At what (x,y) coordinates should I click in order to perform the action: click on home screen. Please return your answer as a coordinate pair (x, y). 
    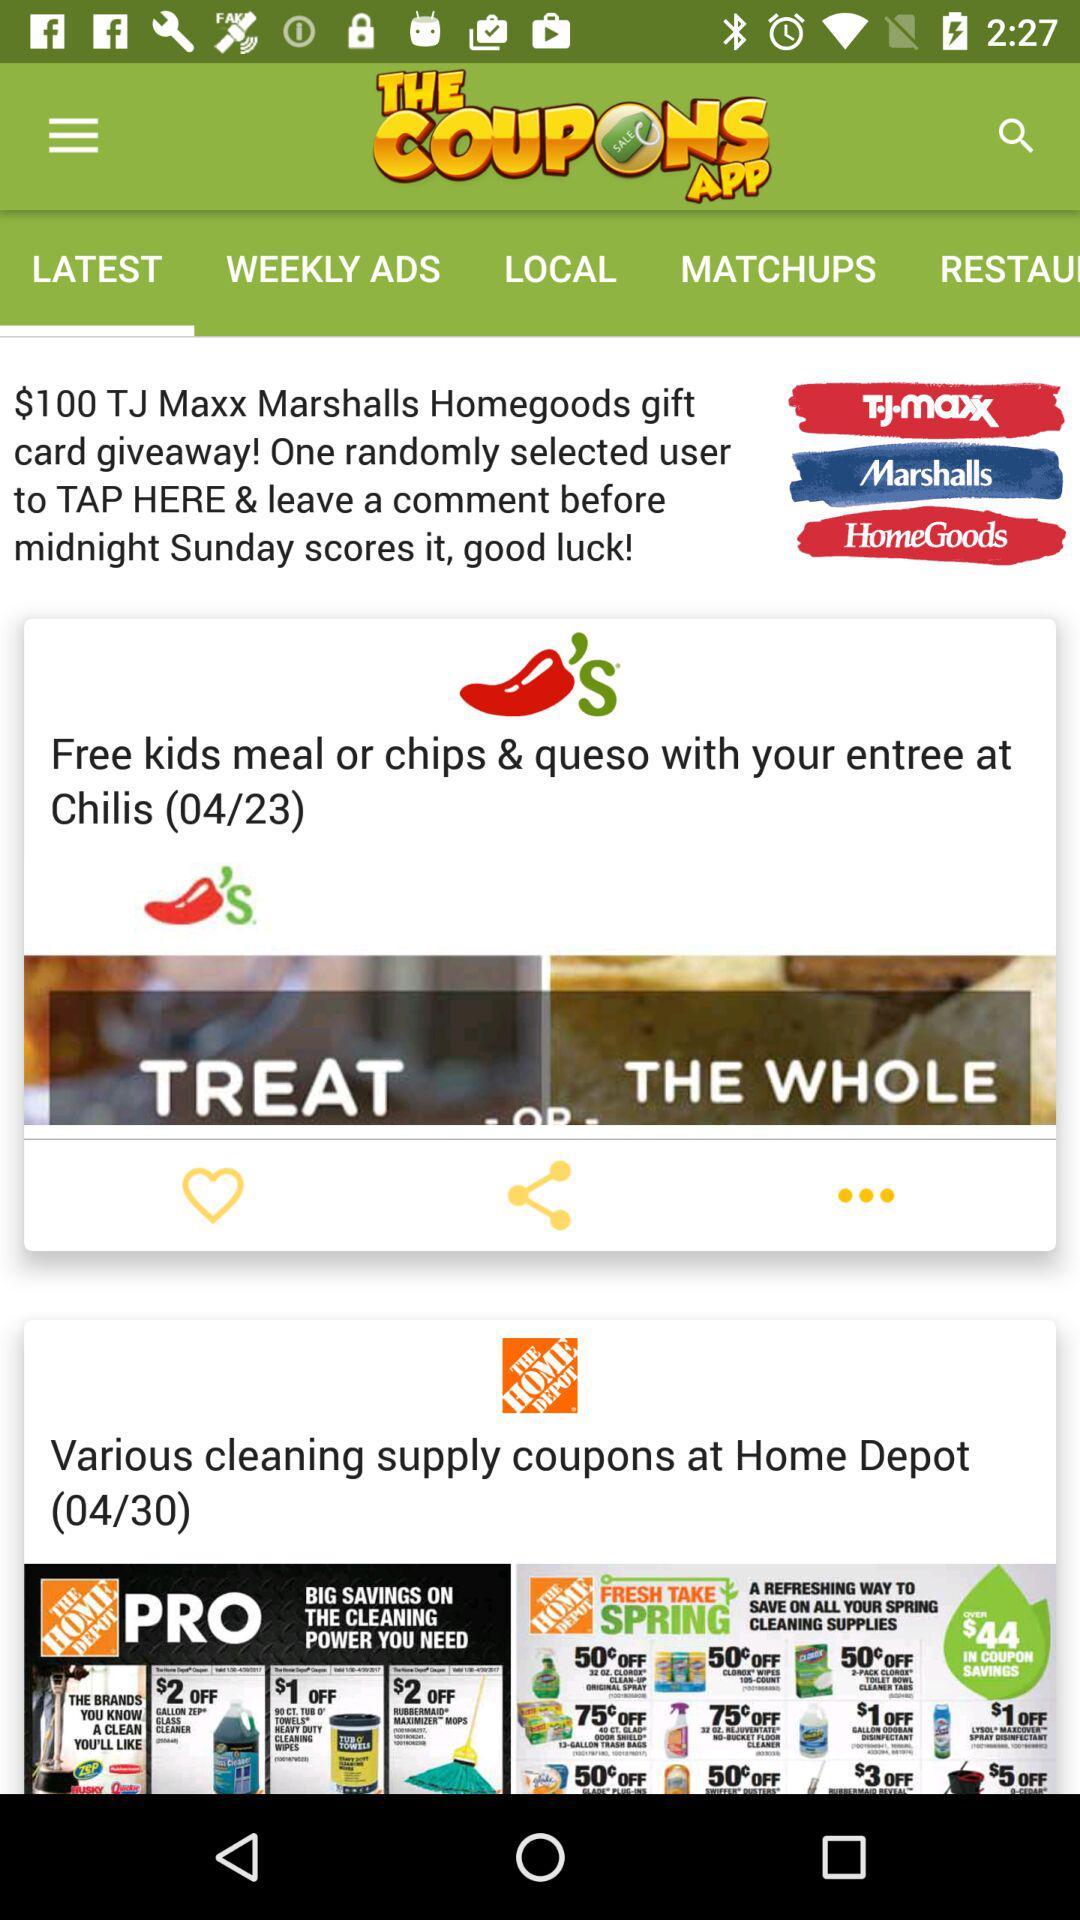
    Looking at the image, I should click on (571, 135).